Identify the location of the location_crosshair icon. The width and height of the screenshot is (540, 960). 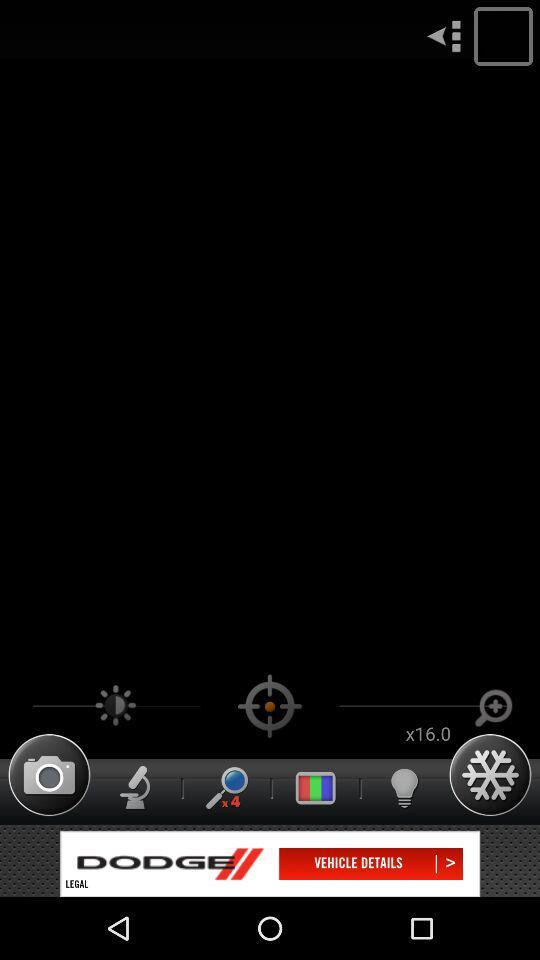
(270, 755).